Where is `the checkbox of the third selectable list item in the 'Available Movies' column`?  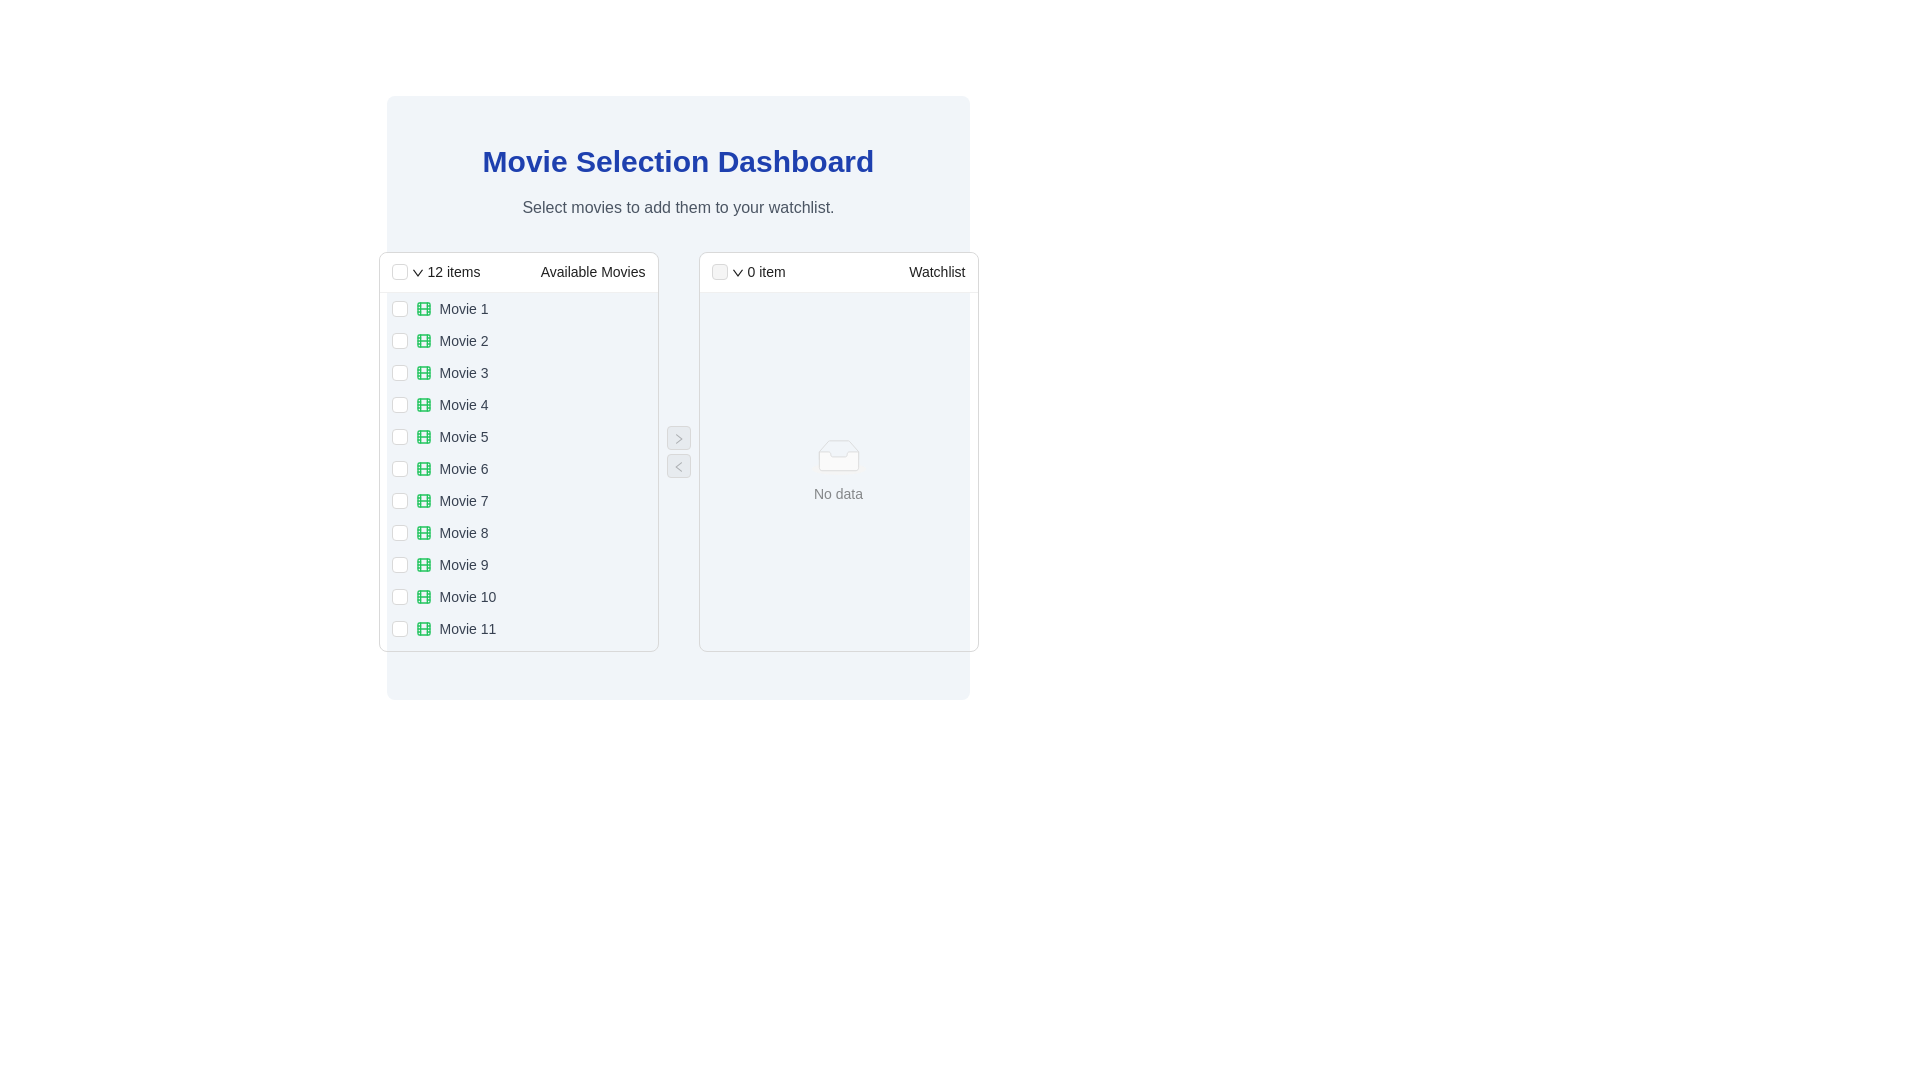
the checkbox of the third selectable list item in the 'Available Movies' column is located at coordinates (518, 373).